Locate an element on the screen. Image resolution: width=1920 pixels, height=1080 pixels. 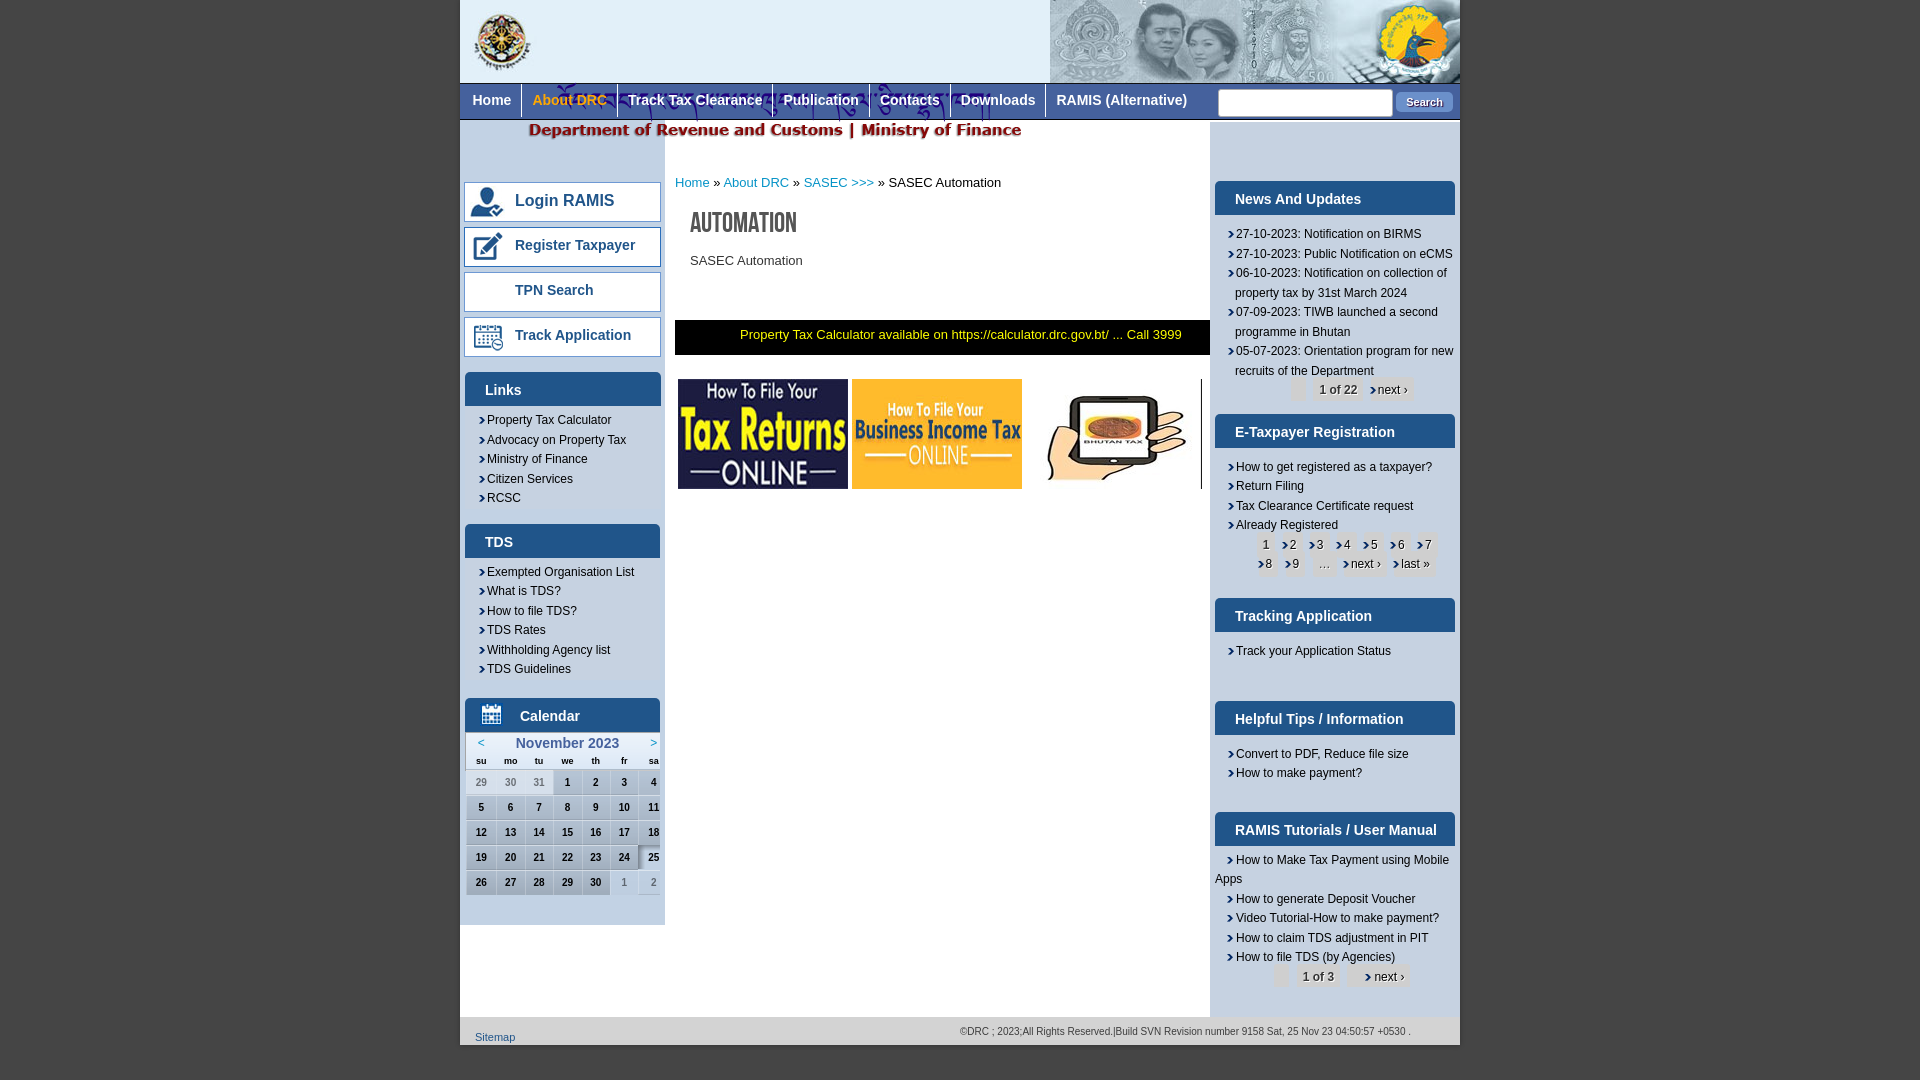
'Automation' is located at coordinates (742, 222).